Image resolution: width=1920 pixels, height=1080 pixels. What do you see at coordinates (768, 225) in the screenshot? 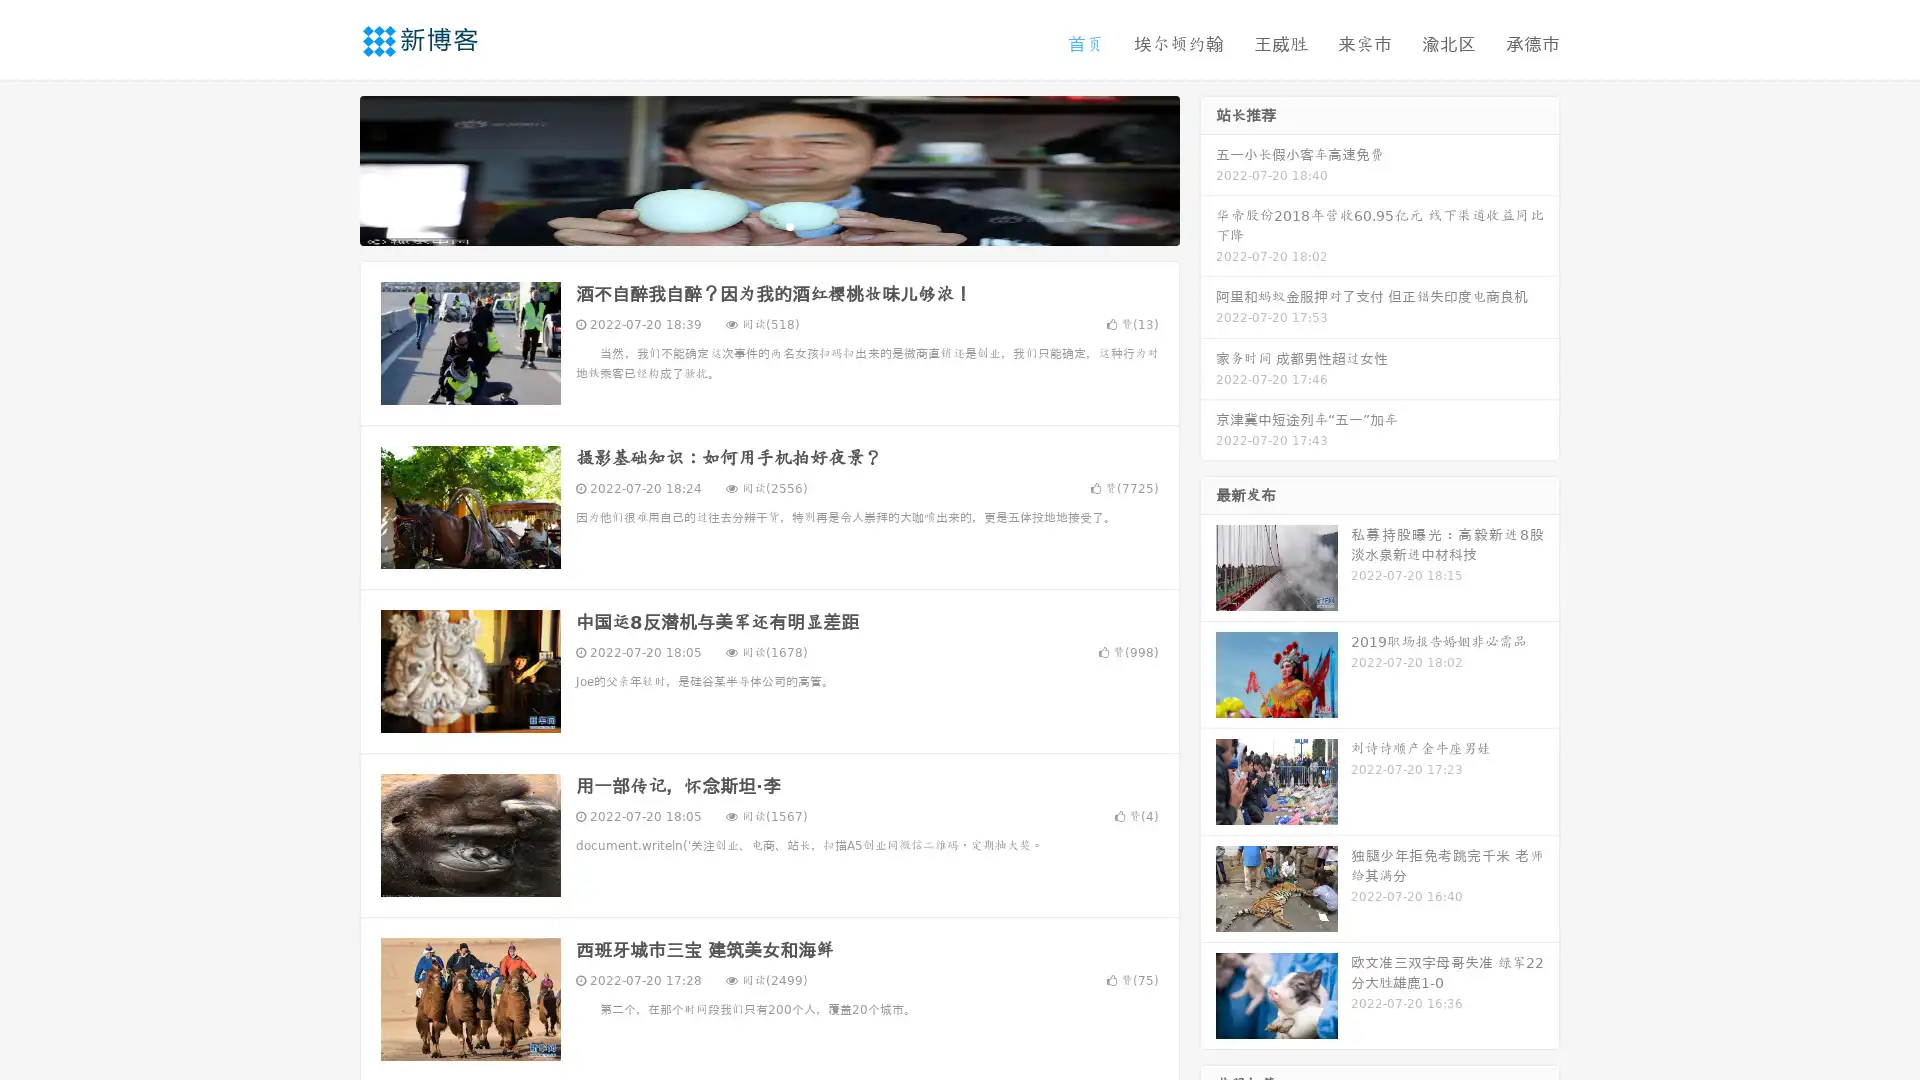
I see `Go to slide 2` at bounding box center [768, 225].